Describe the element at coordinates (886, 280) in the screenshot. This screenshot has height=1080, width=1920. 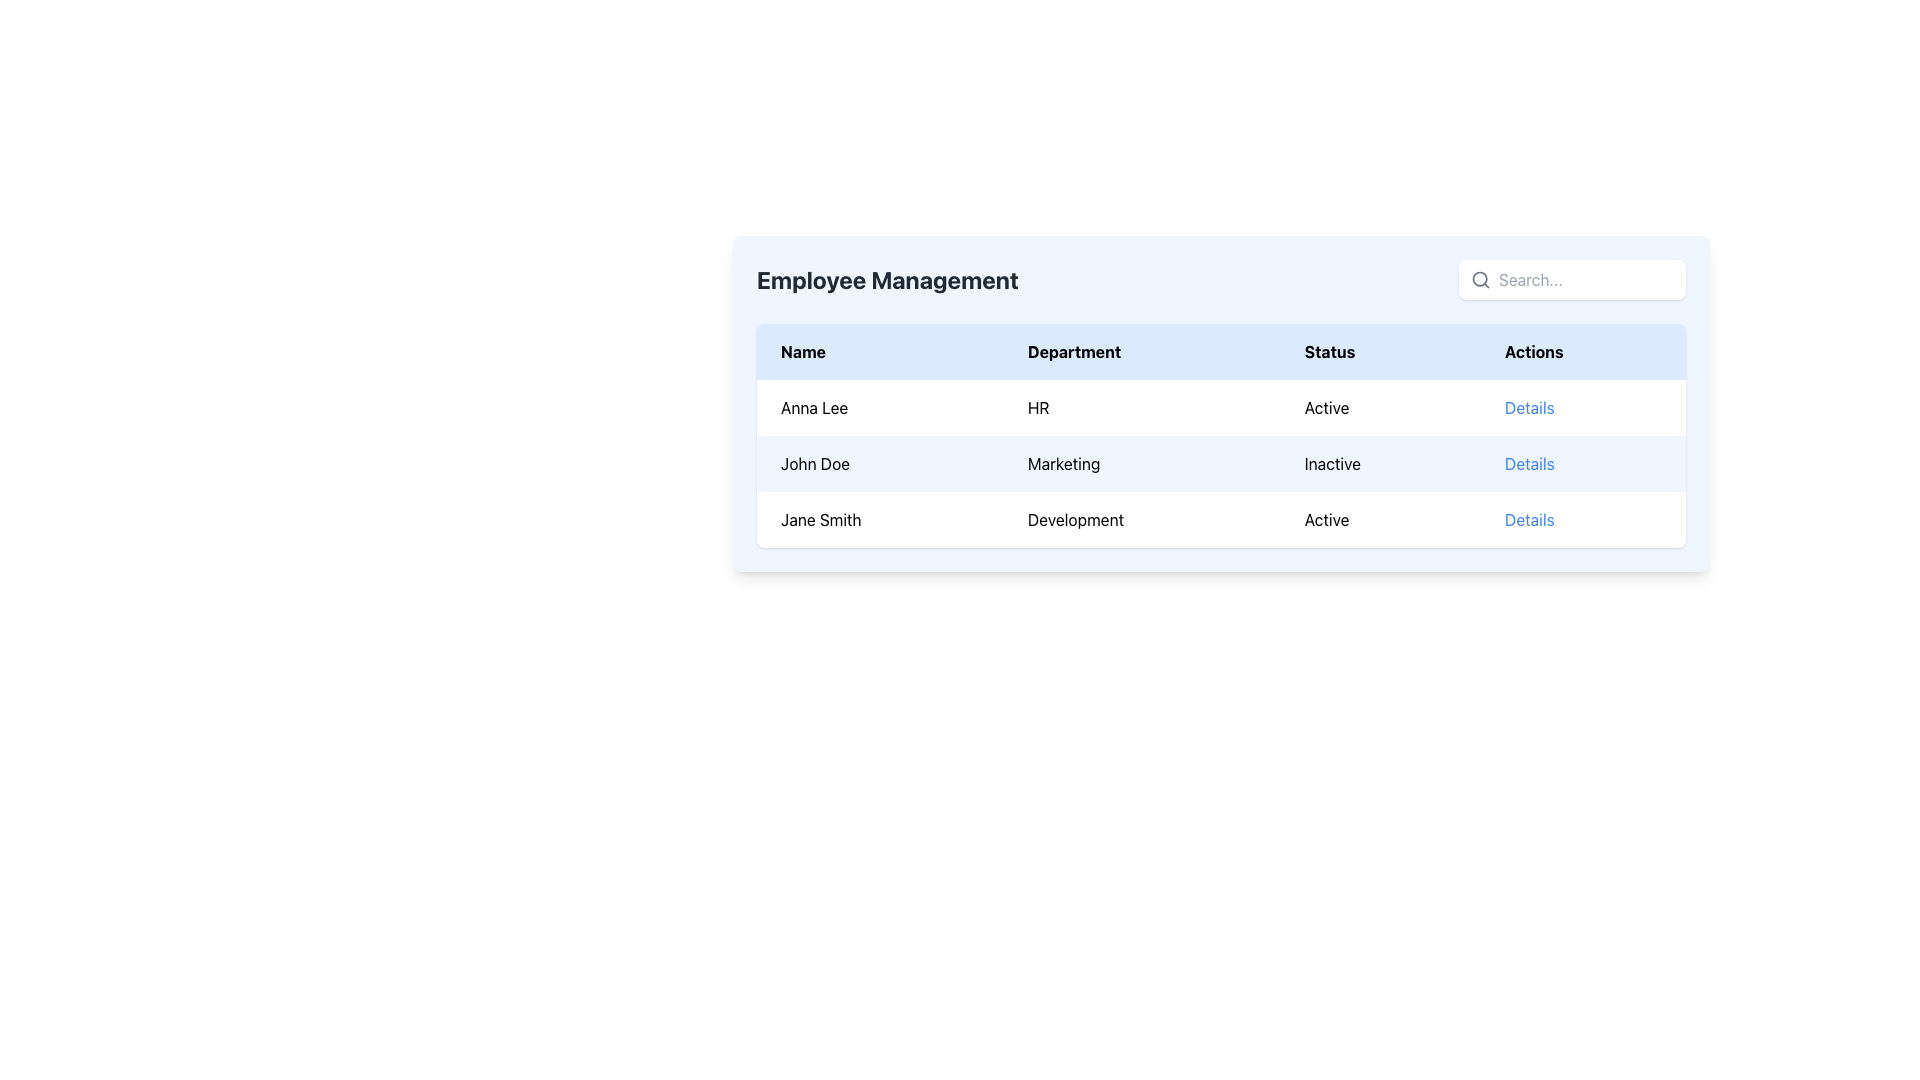
I see `the Text Label that serves as a title or heading above the employee information table, located near the top left of its section` at that location.